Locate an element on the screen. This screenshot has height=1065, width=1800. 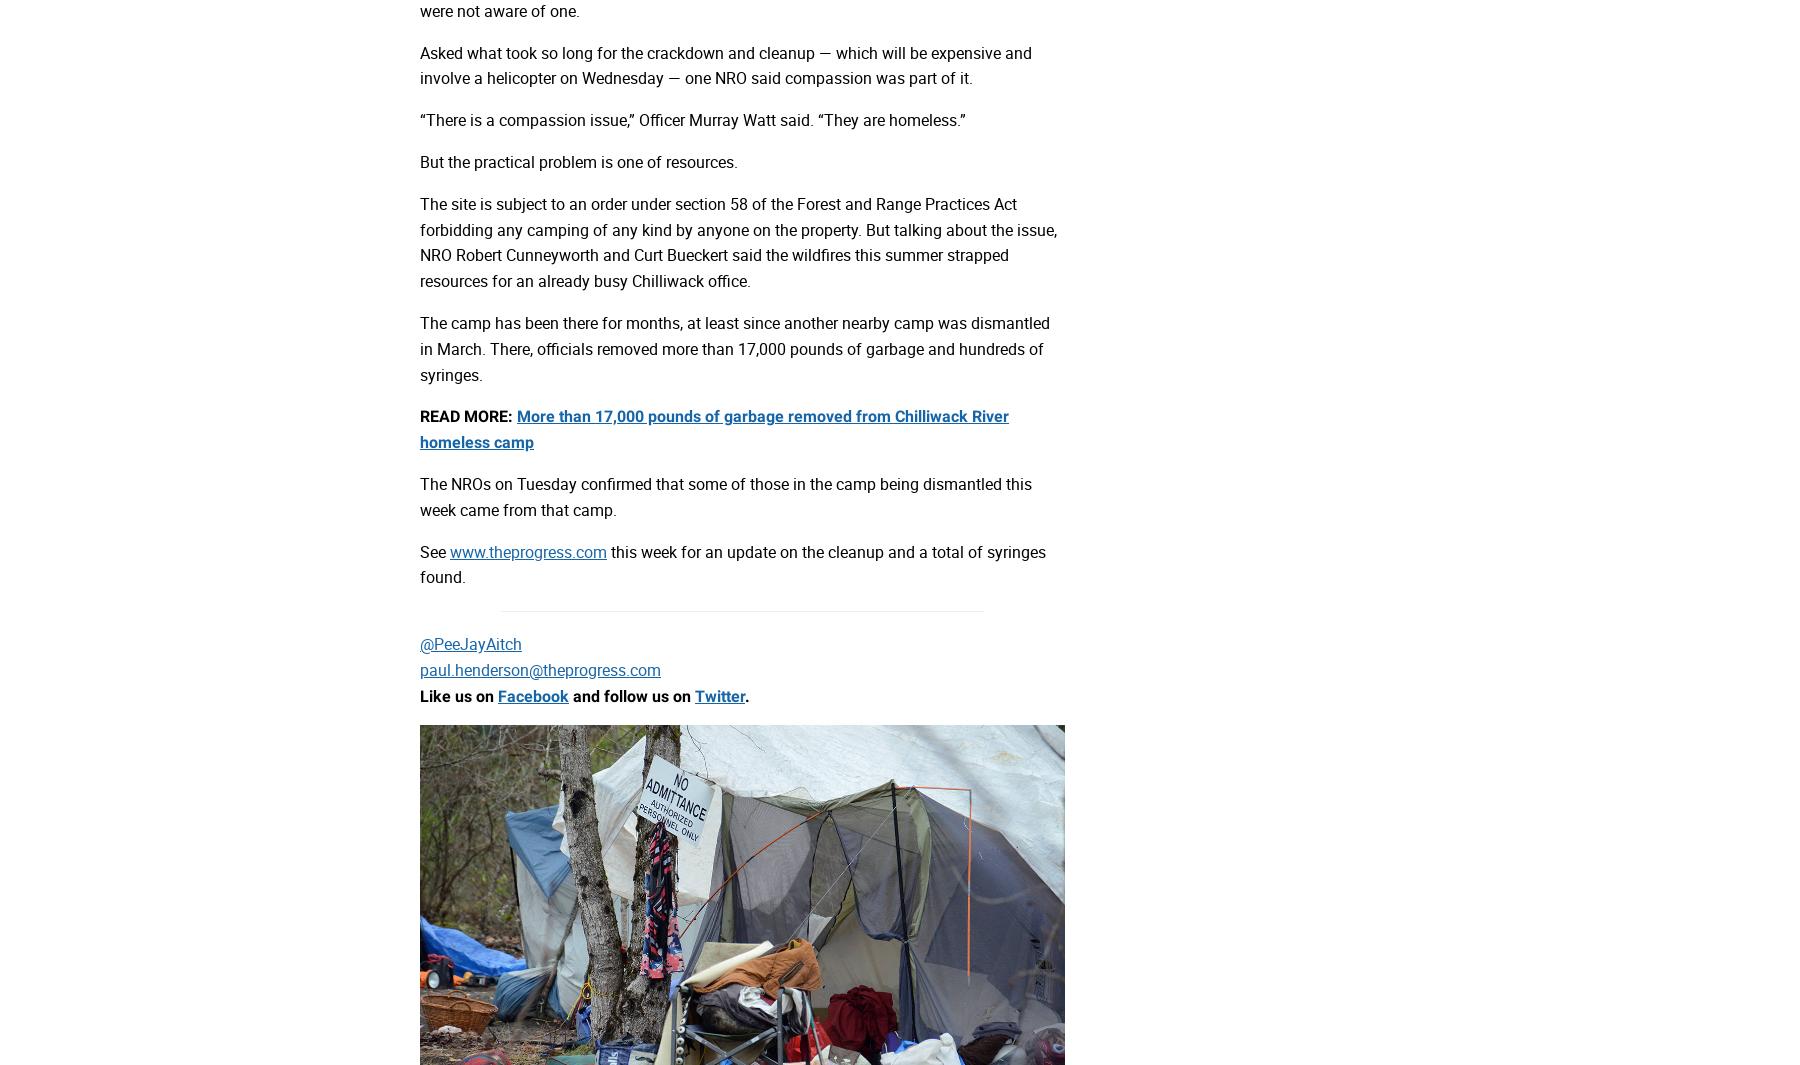
'this week for an update on the cleanup and a total of syringes found.' is located at coordinates (731, 564).